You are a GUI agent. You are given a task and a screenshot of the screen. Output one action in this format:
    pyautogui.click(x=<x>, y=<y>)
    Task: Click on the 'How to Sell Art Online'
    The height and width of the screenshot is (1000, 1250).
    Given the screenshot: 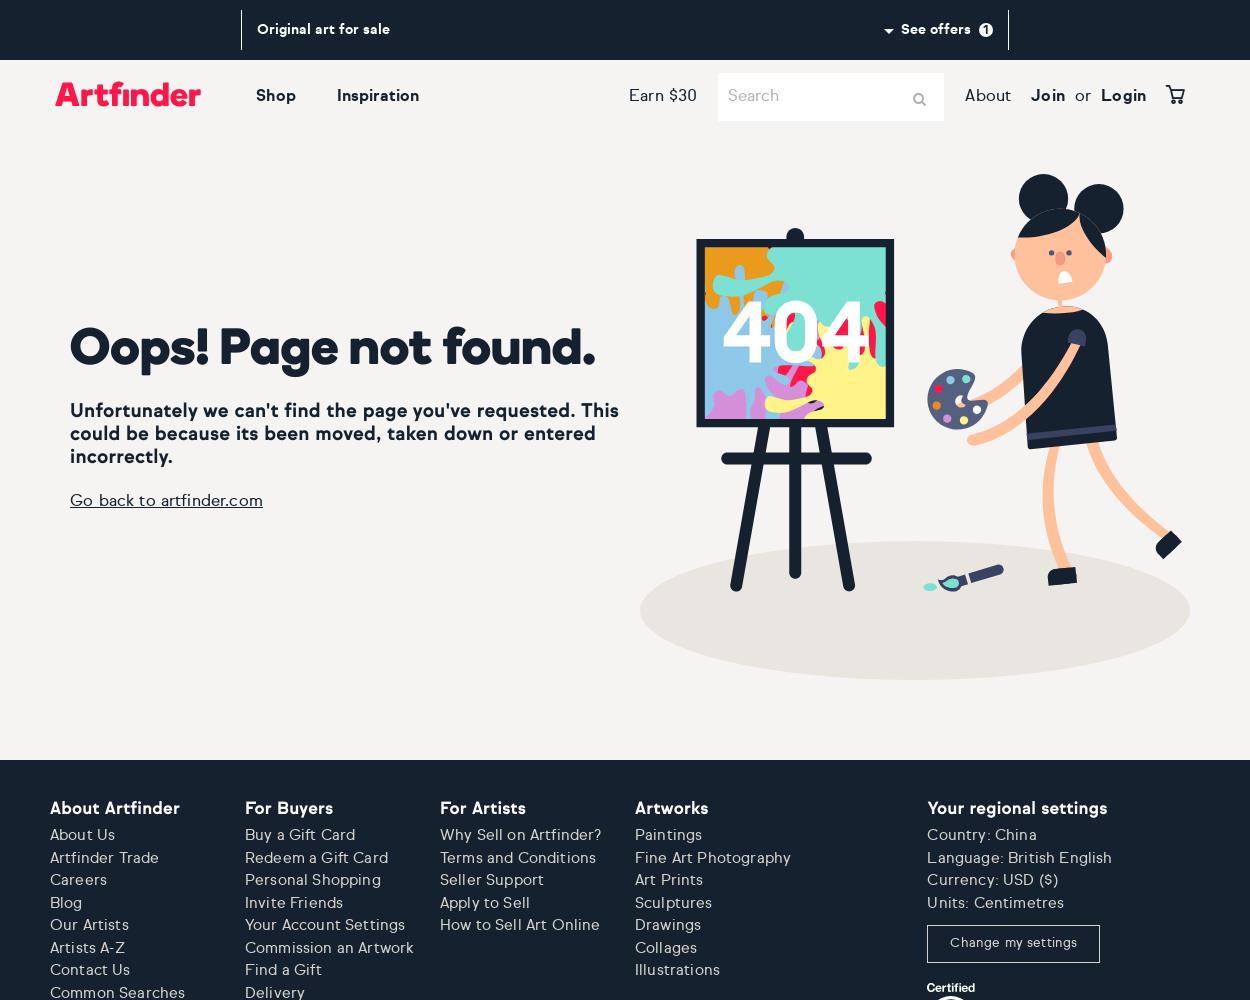 What is the action you would take?
    pyautogui.click(x=520, y=925)
    